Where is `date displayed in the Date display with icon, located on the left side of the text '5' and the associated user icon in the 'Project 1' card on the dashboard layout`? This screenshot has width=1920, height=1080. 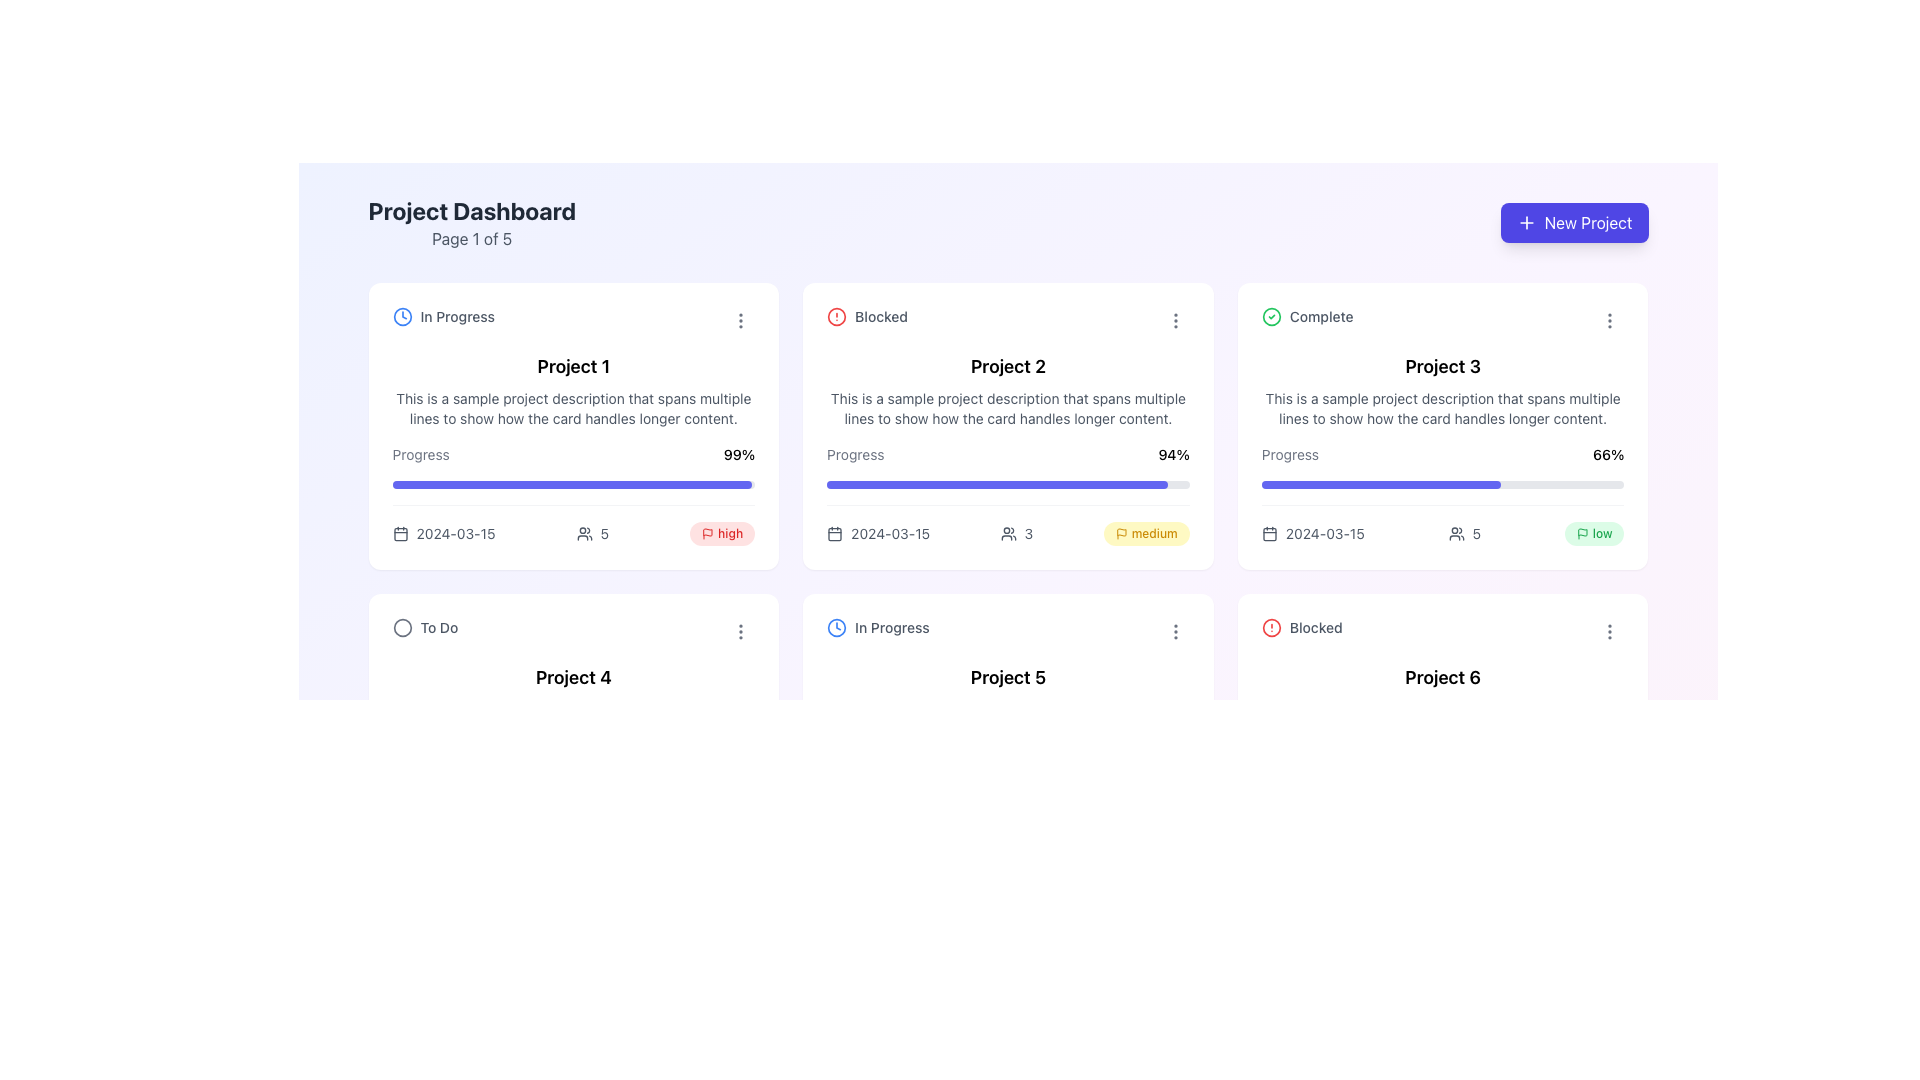 date displayed in the Date display with icon, located on the left side of the text '5' and the associated user icon in the 'Project 1' card on the dashboard layout is located at coordinates (442, 532).